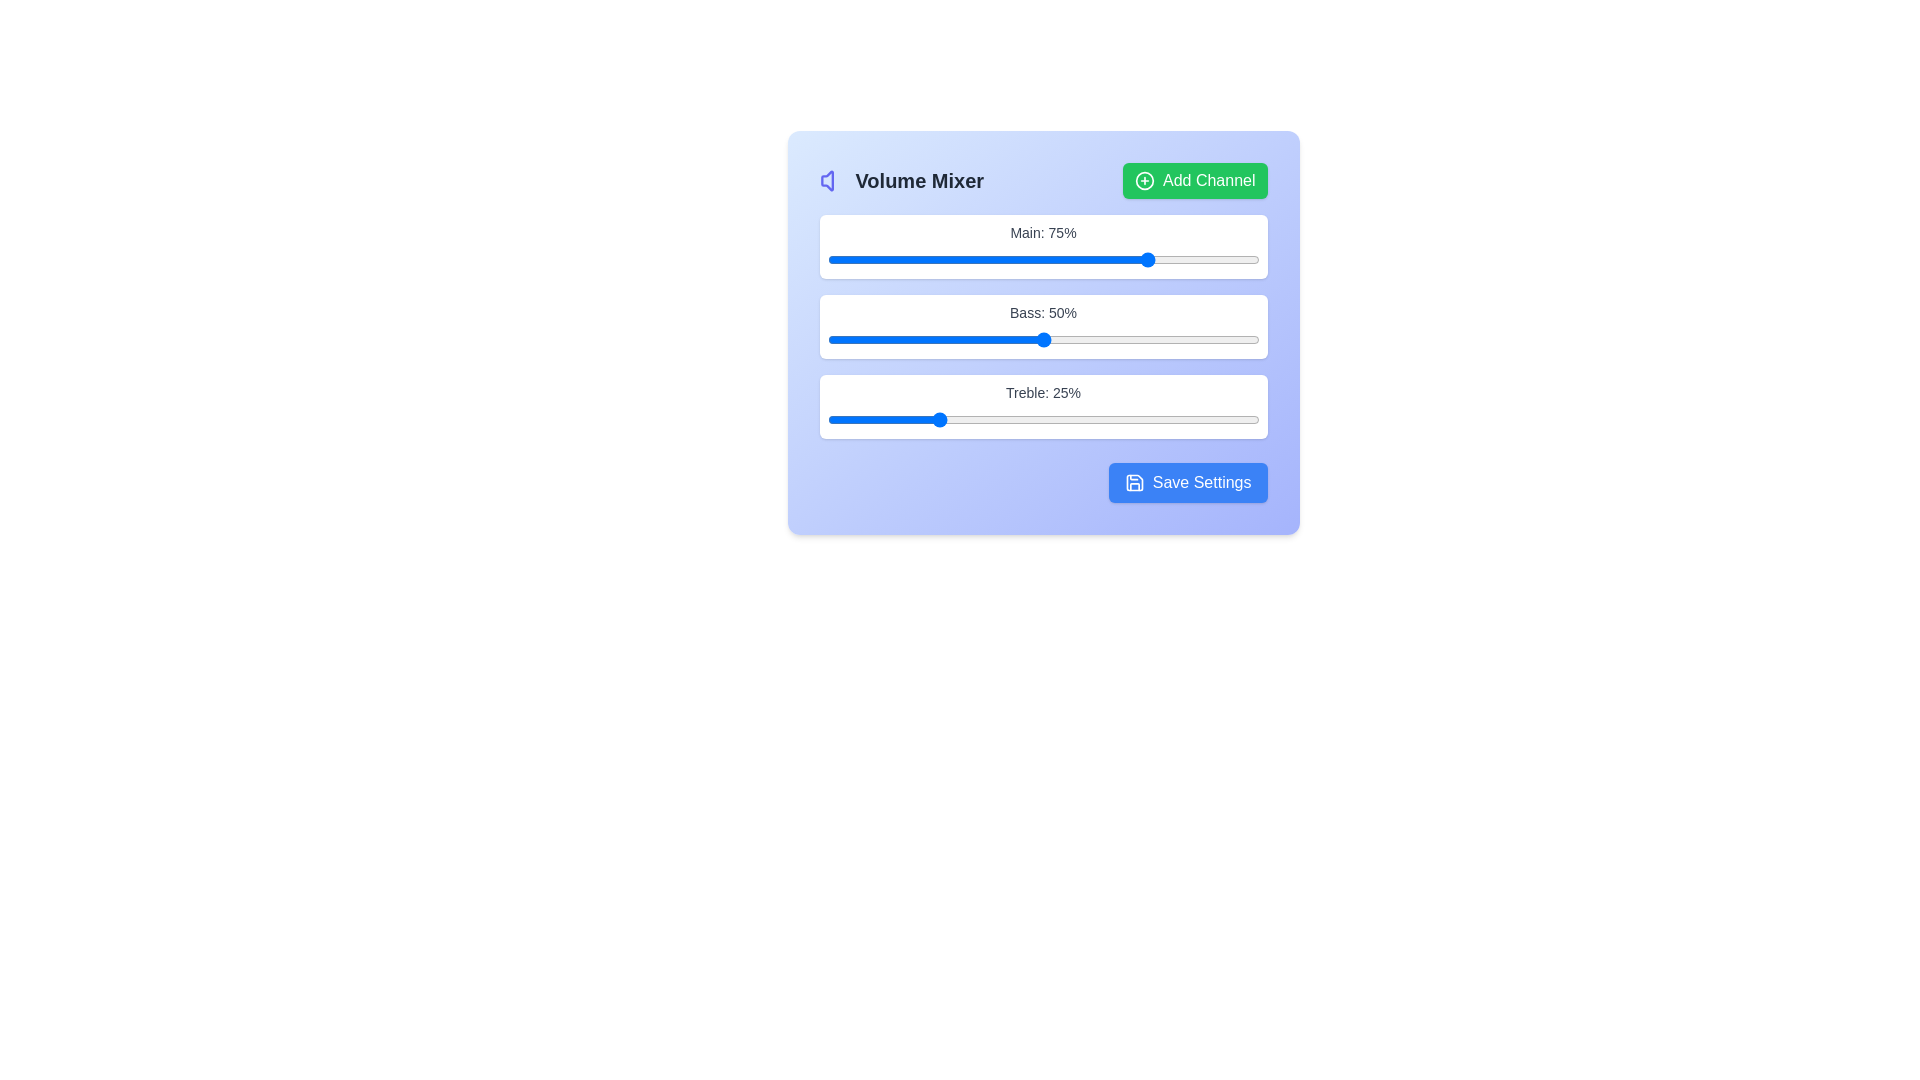 This screenshot has width=1920, height=1080. I want to click on the 'Save Settings' button, which contains the save icon representing the action of saving data or settings, so click(1134, 482).